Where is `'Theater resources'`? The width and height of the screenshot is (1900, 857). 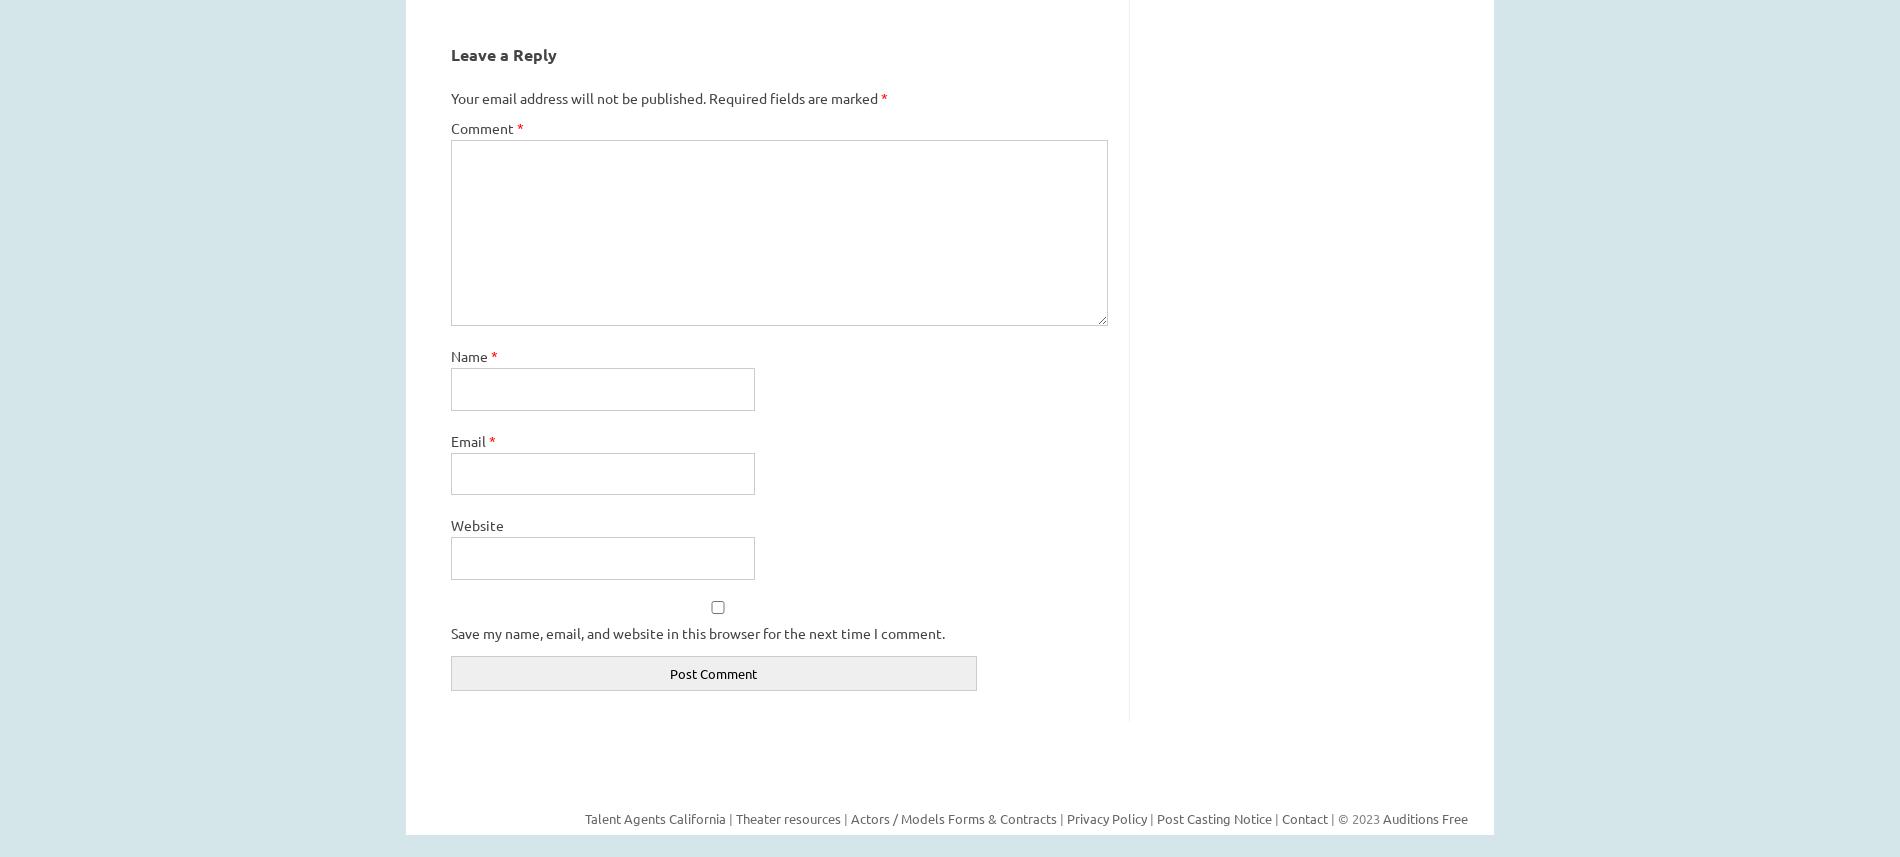 'Theater resources' is located at coordinates (787, 817).